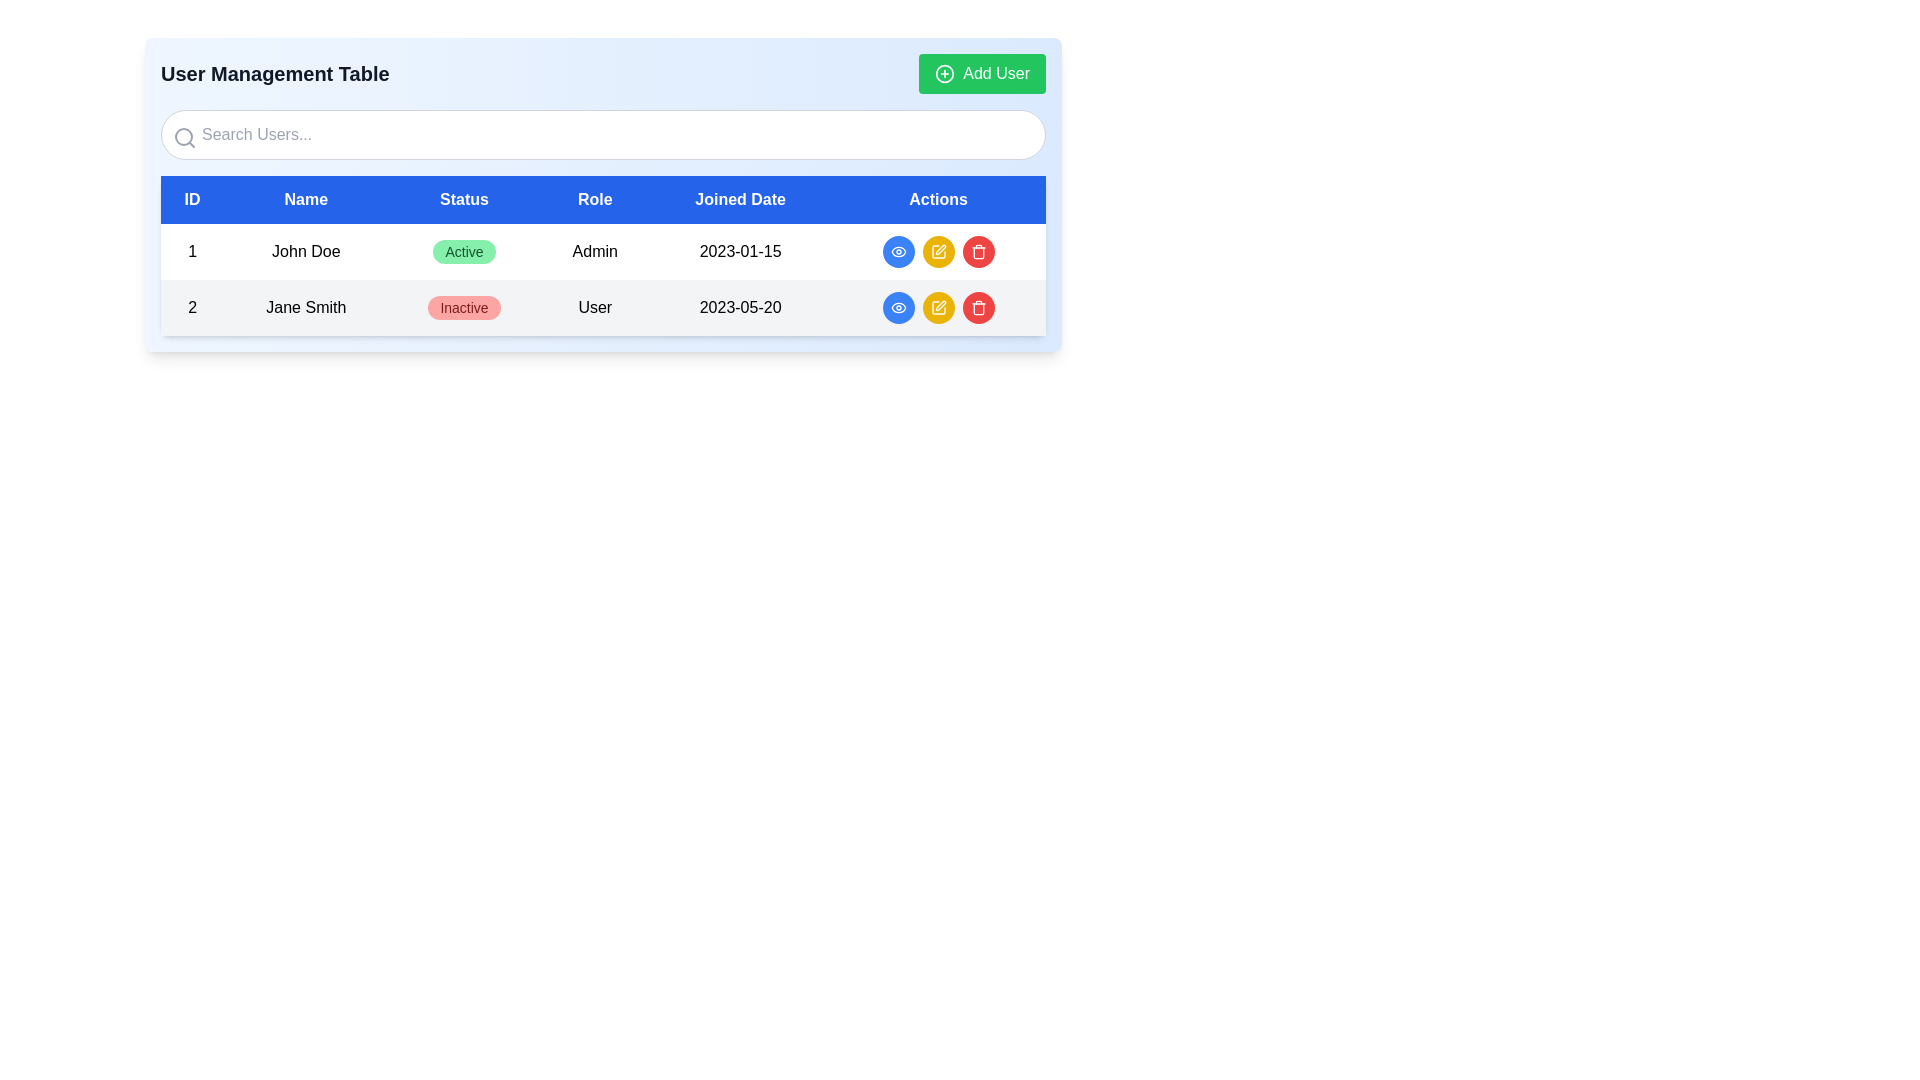  I want to click on the static text element displaying the number '1' in the ID column of the user table for the user 'John Doe', so click(192, 250).